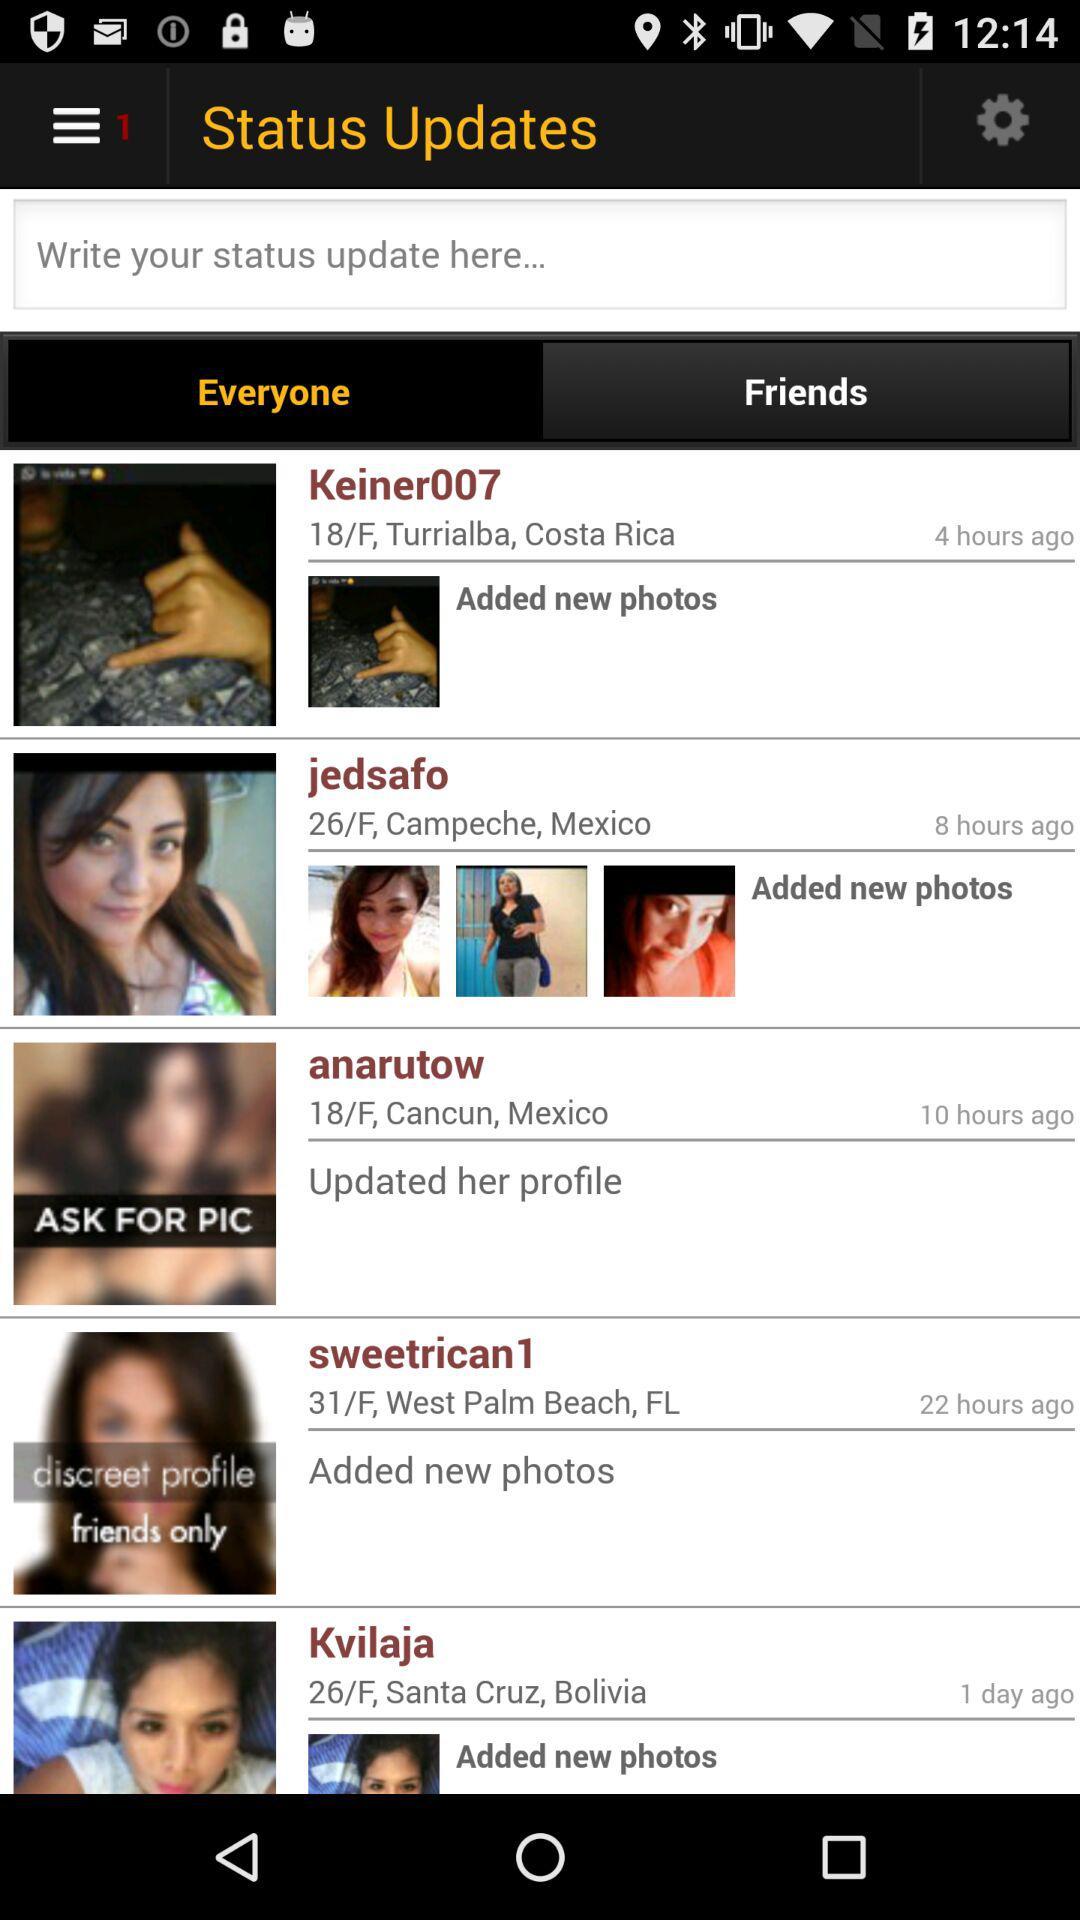 Image resolution: width=1080 pixels, height=1920 pixels. What do you see at coordinates (540, 259) in the screenshot?
I see `status` at bounding box center [540, 259].